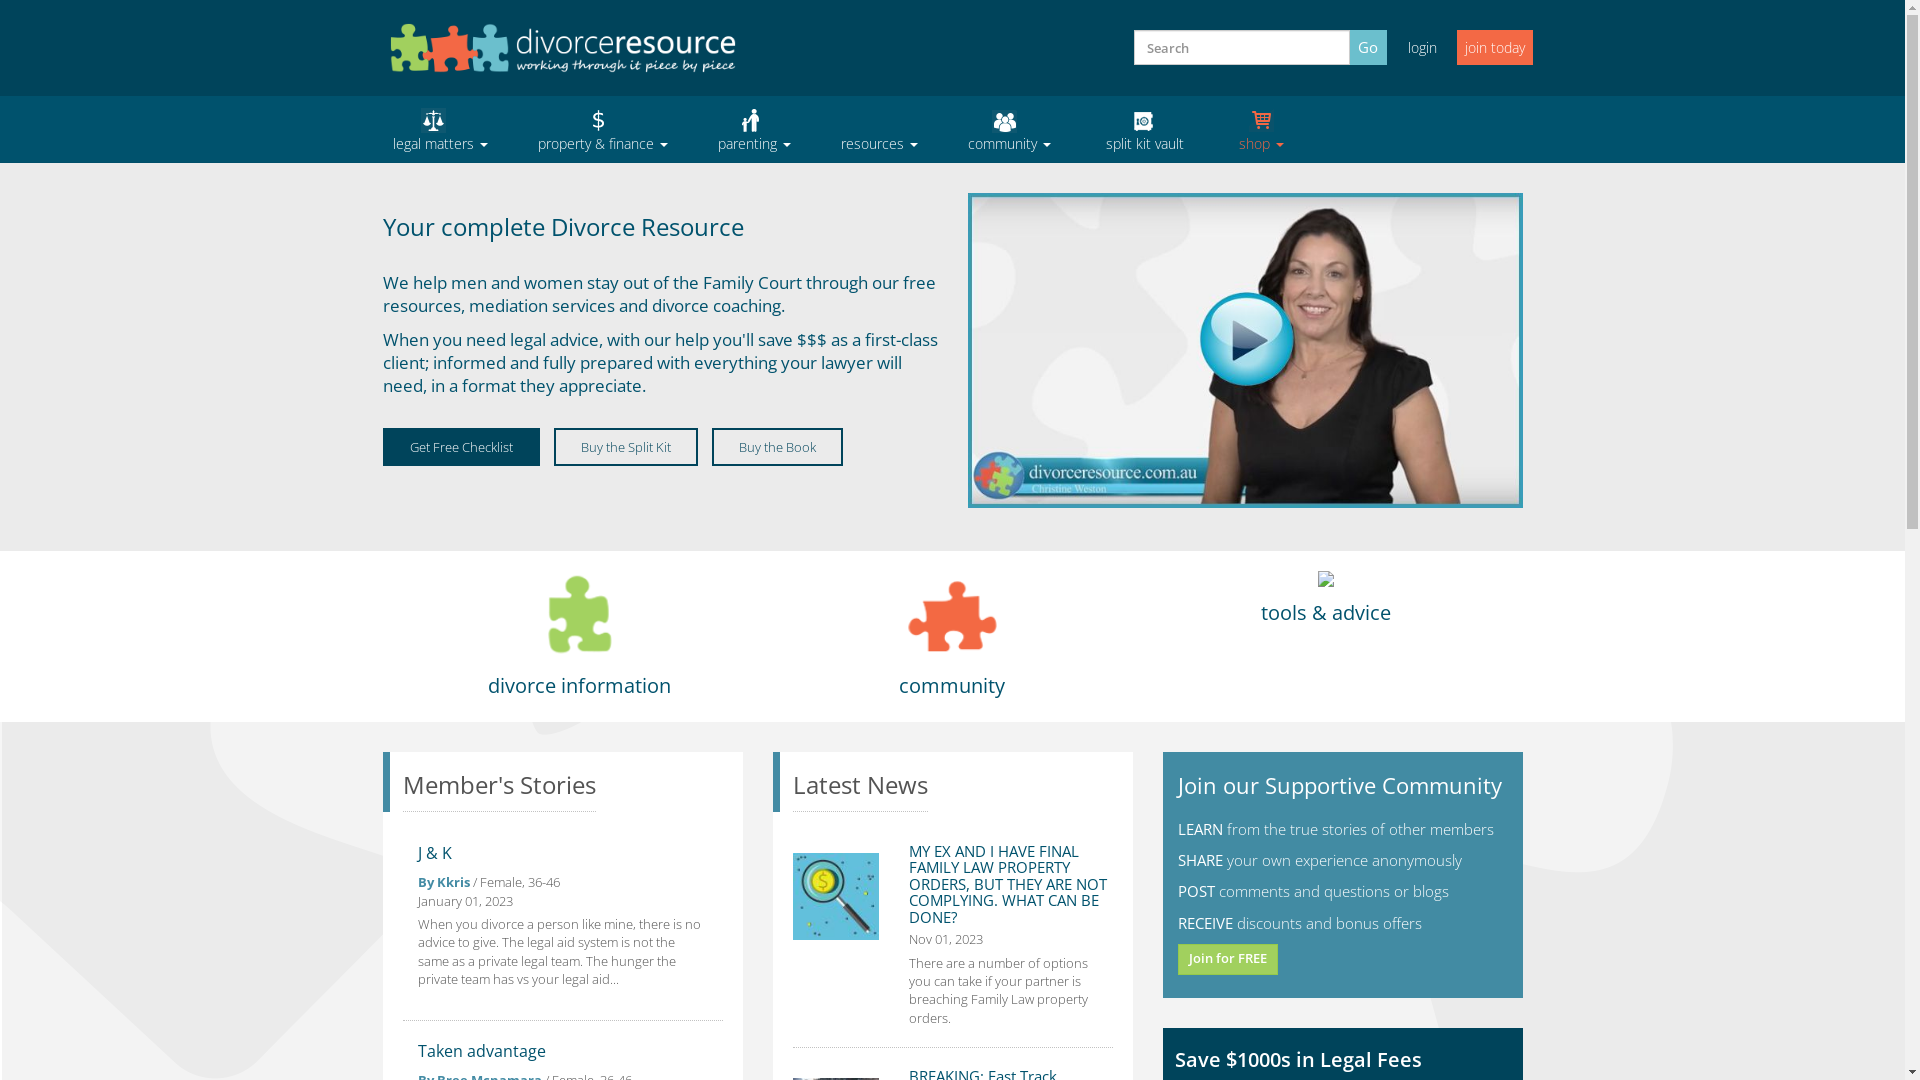 The width and height of the screenshot is (1920, 1080). What do you see at coordinates (1455, 46) in the screenshot?
I see `'join today'` at bounding box center [1455, 46].